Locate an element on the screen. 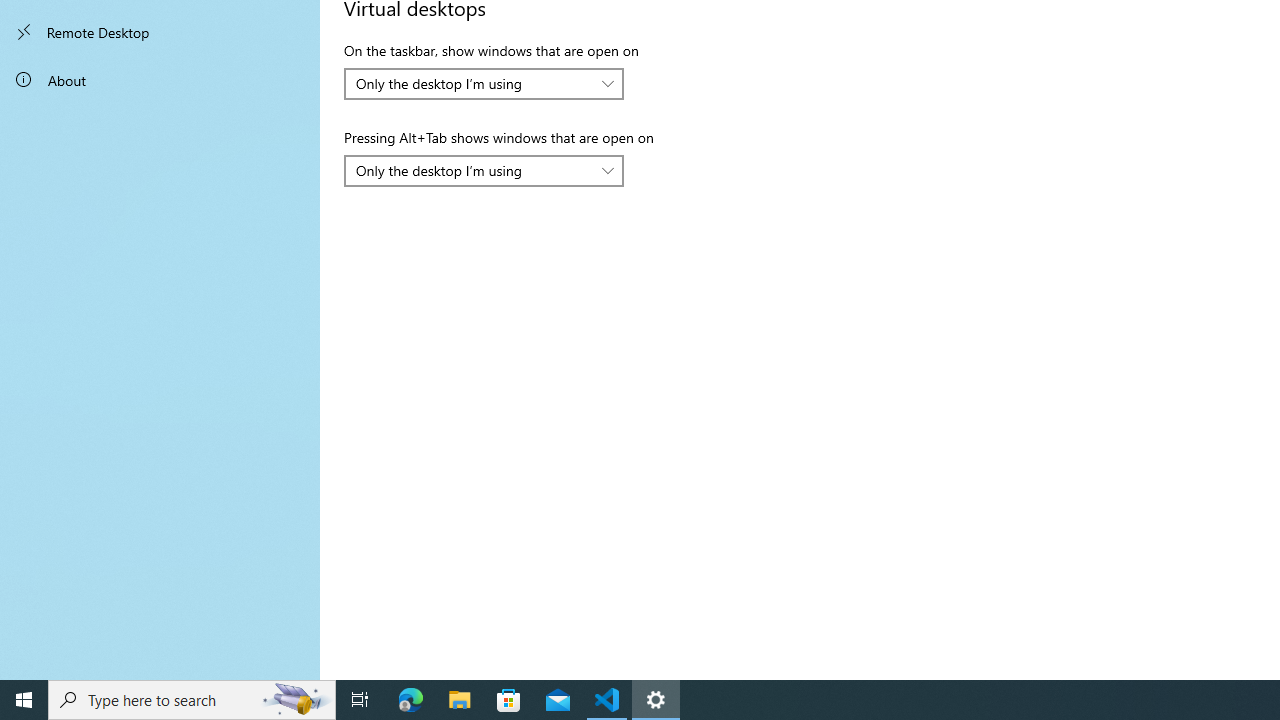 Image resolution: width=1280 pixels, height=720 pixels. 'Microsoft Store' is located at coordinates (509, 698).